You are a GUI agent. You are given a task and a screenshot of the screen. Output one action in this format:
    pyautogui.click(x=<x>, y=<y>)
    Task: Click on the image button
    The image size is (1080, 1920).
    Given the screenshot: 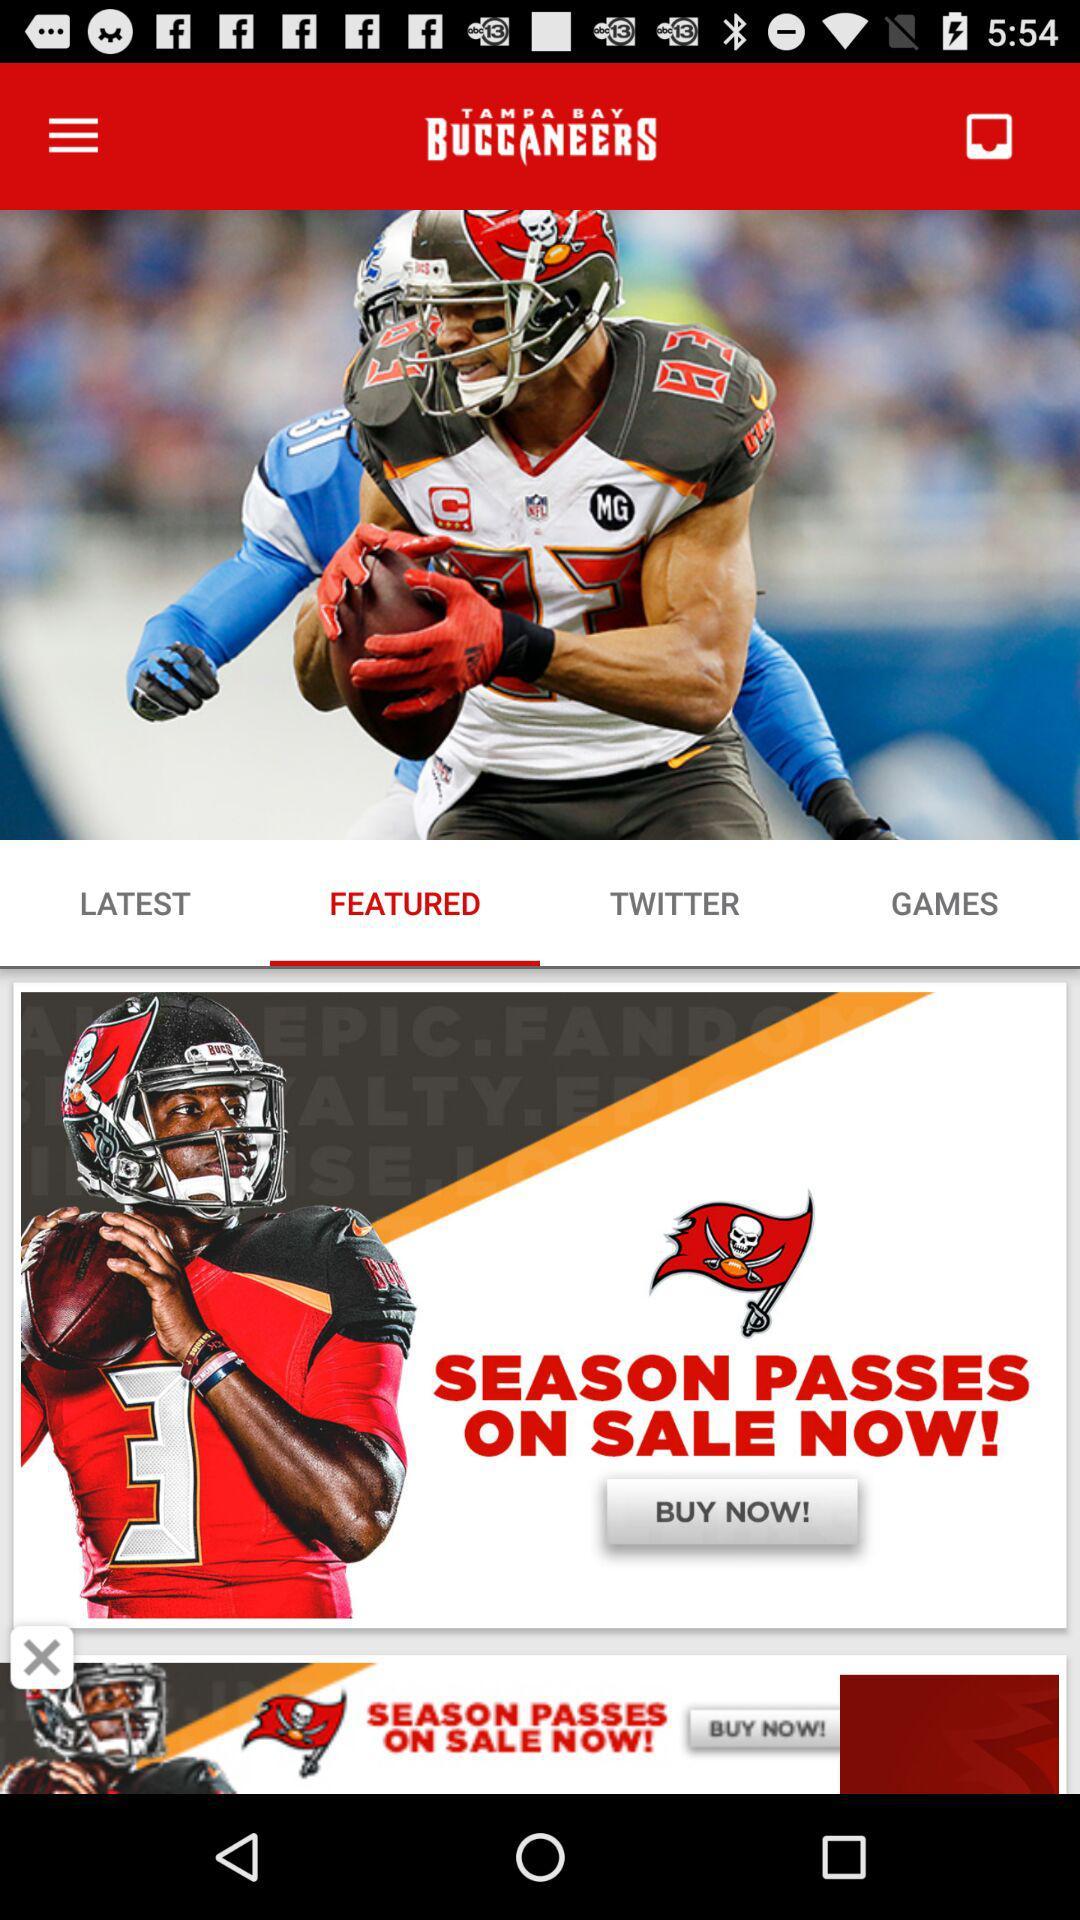 What is the action you would take?
    pyautogui.click(x=42, y=1657)
    